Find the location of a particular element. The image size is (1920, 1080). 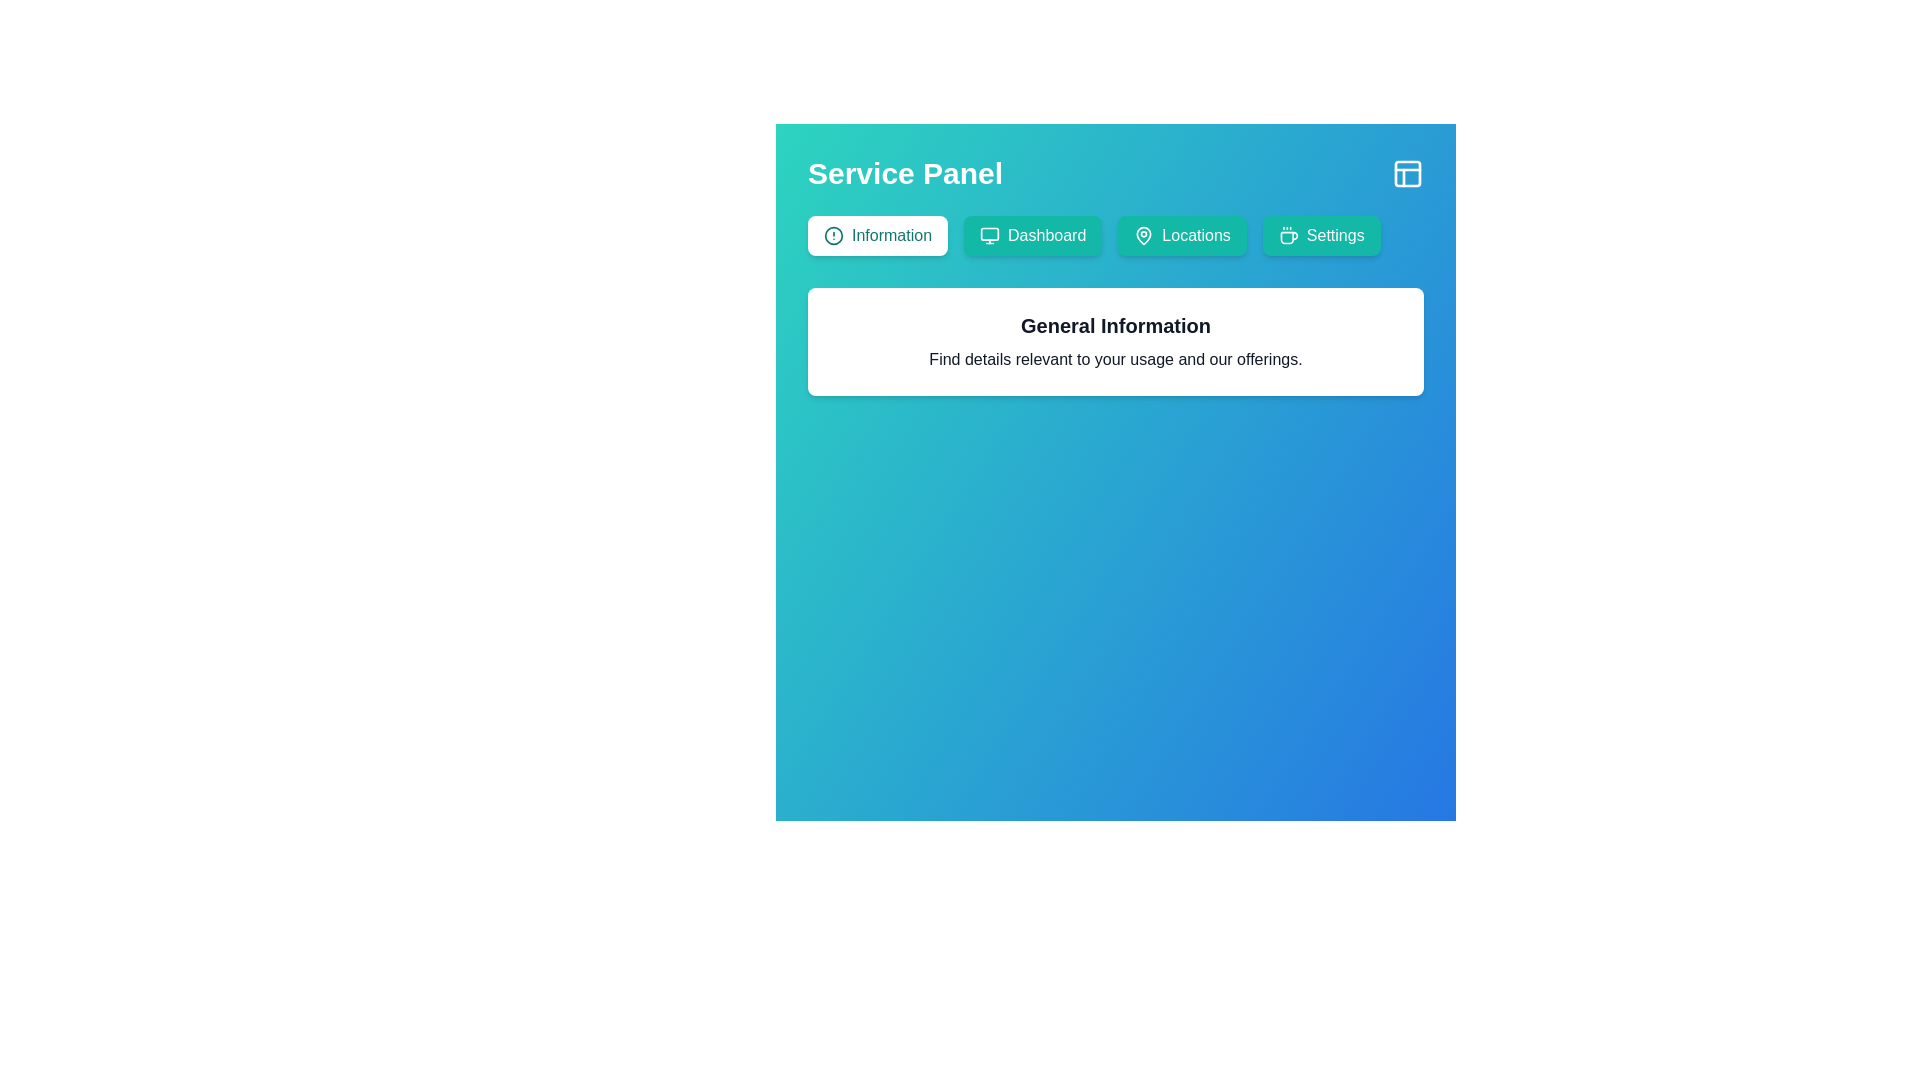

the rectangular frame within the monitor icon located inside the 'Dashboard' button, which is the second item in a row of action buttons is located at coordinates (990, 233).